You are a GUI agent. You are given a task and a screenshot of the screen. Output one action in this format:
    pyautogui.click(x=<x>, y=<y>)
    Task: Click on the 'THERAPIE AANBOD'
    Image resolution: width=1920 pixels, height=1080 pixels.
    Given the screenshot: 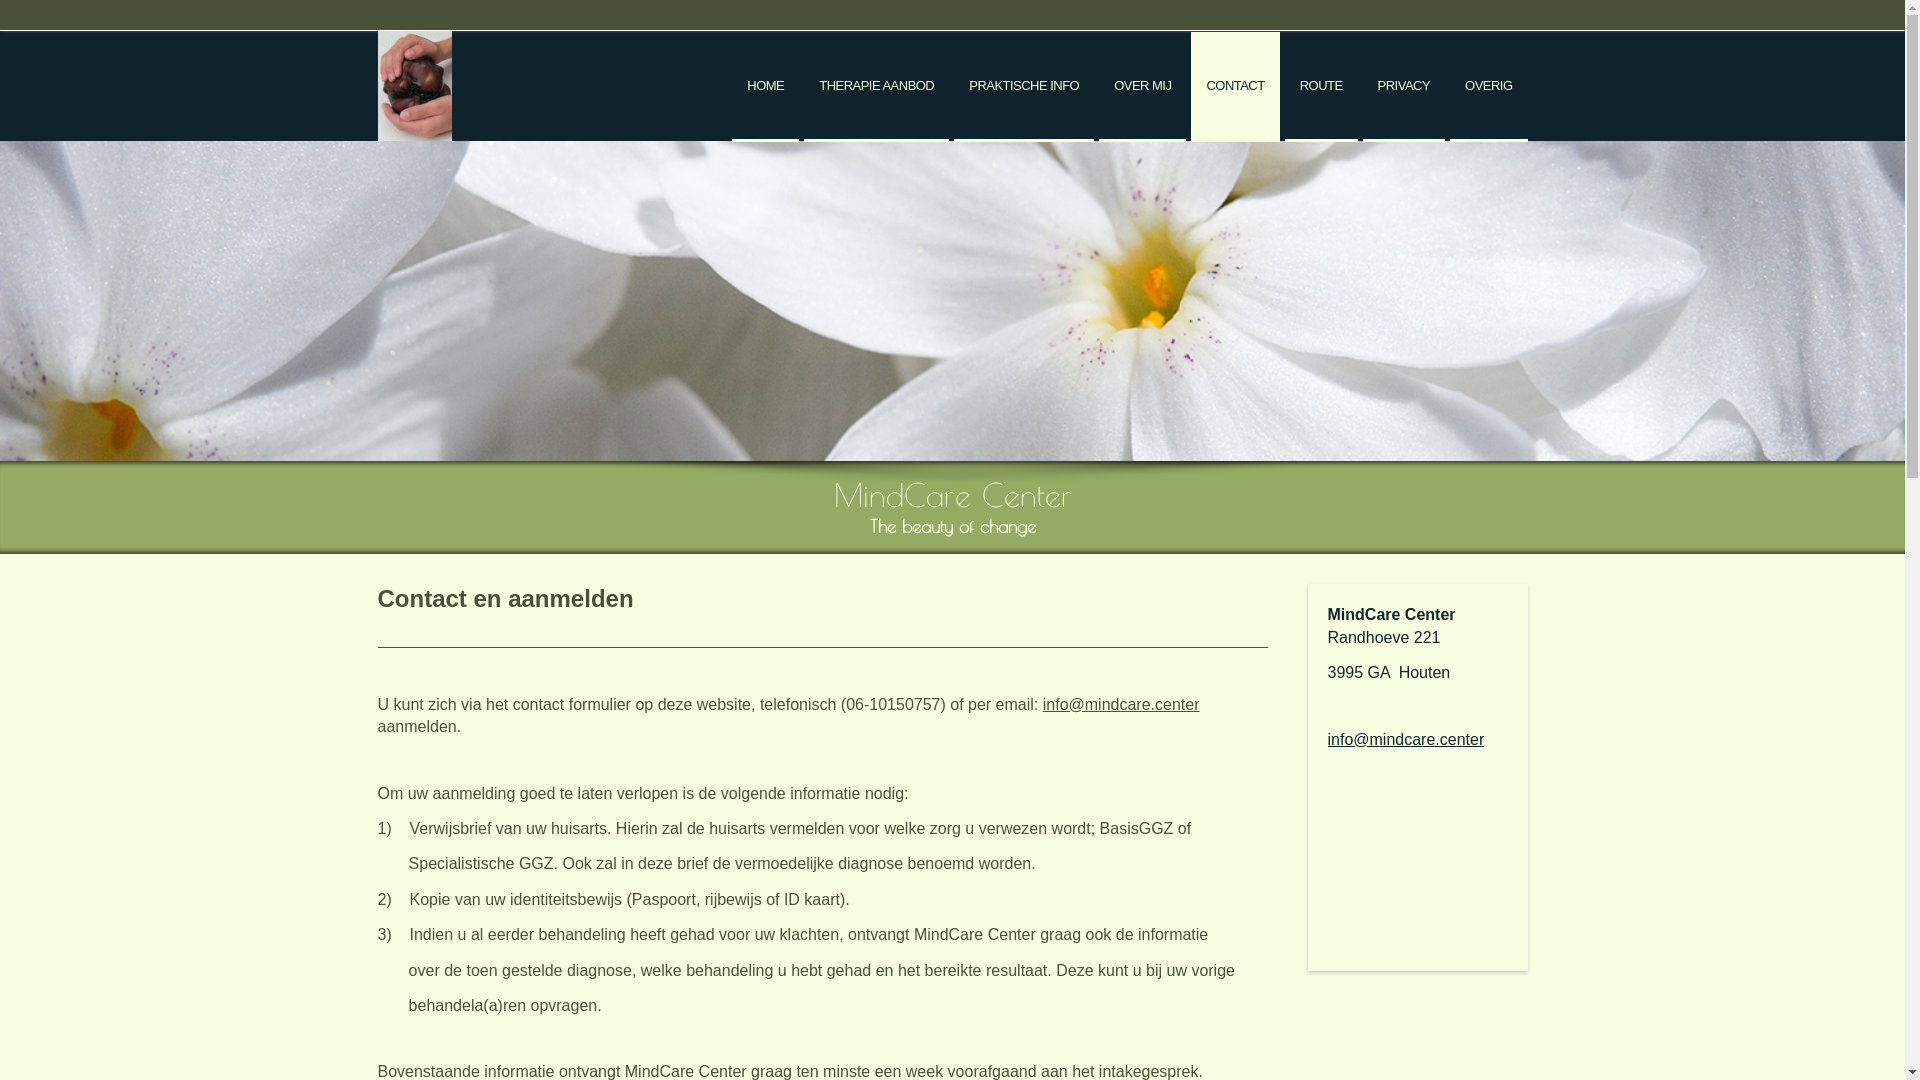 What is the action you would take?
    pyautogui.click(x=876, y=86)
    